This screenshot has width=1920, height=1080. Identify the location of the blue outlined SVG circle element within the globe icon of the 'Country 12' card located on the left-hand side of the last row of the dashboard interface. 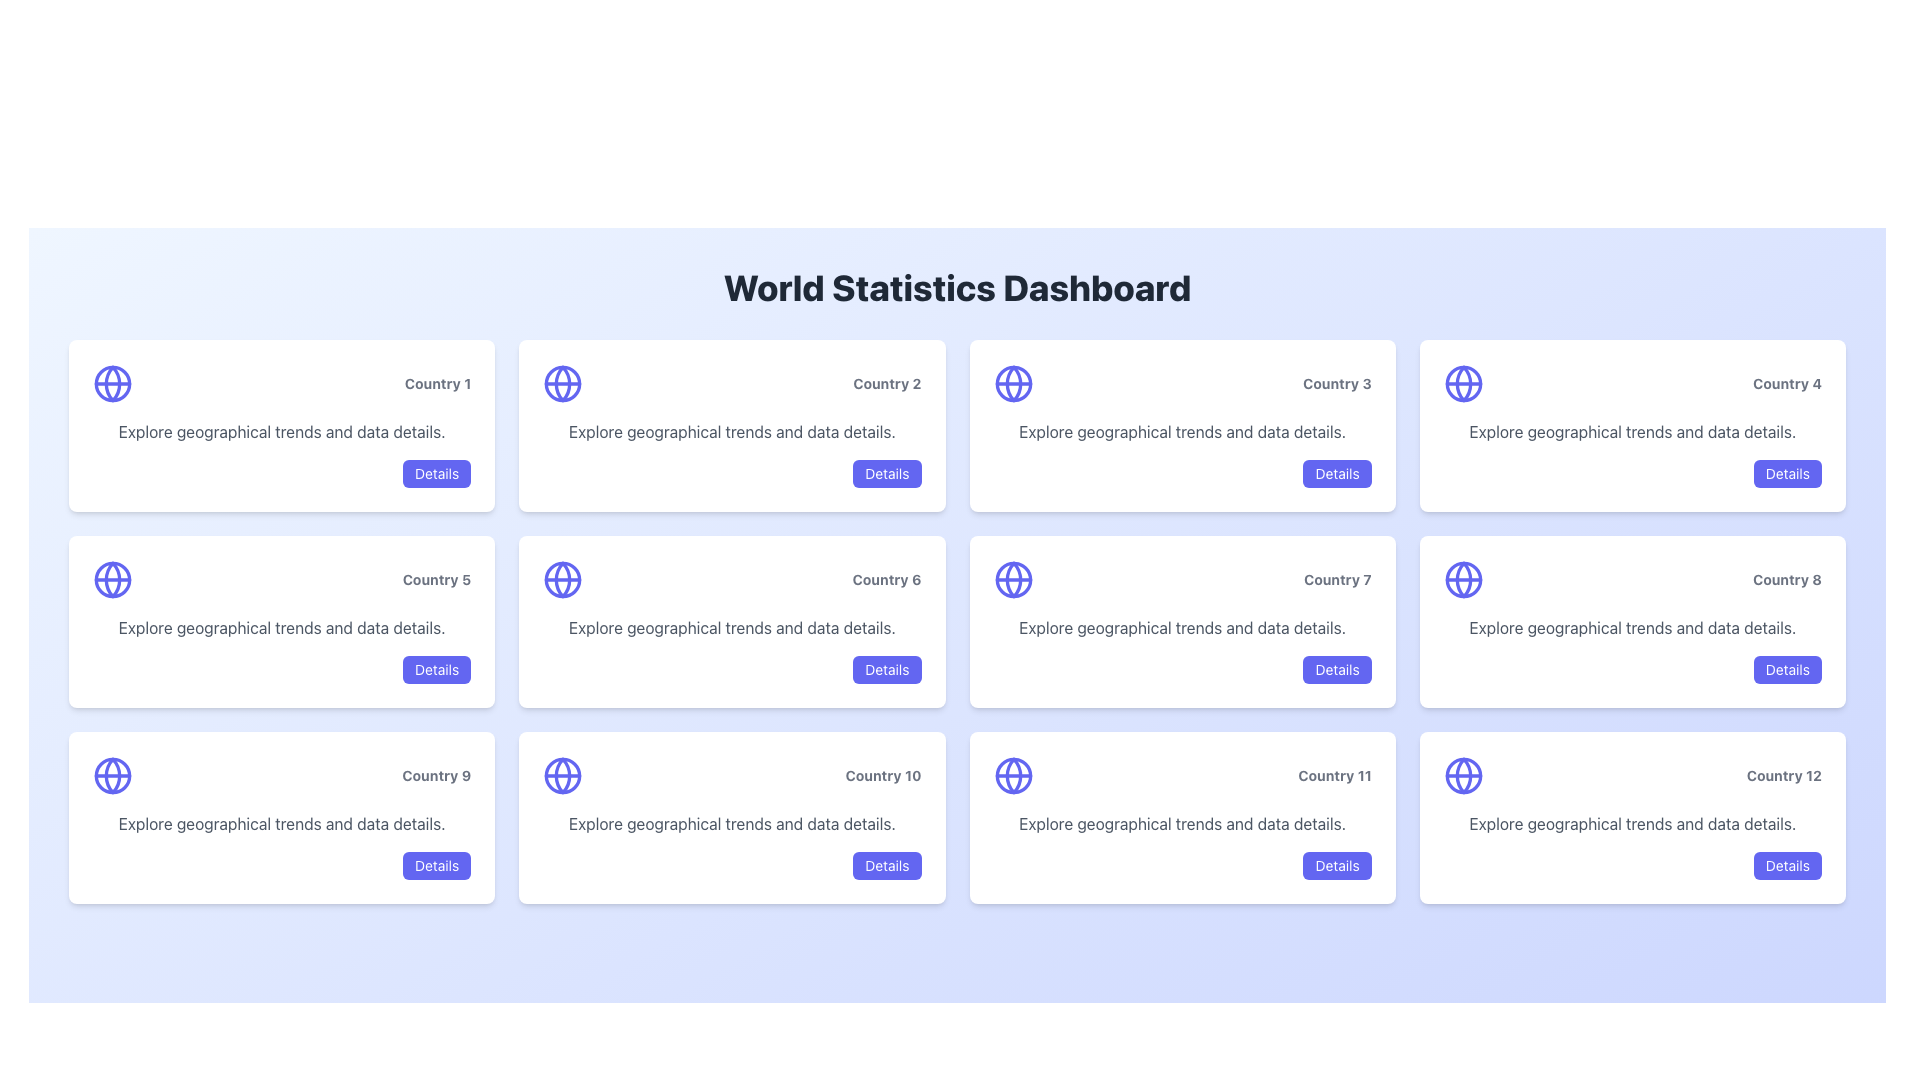
(1463, 774).